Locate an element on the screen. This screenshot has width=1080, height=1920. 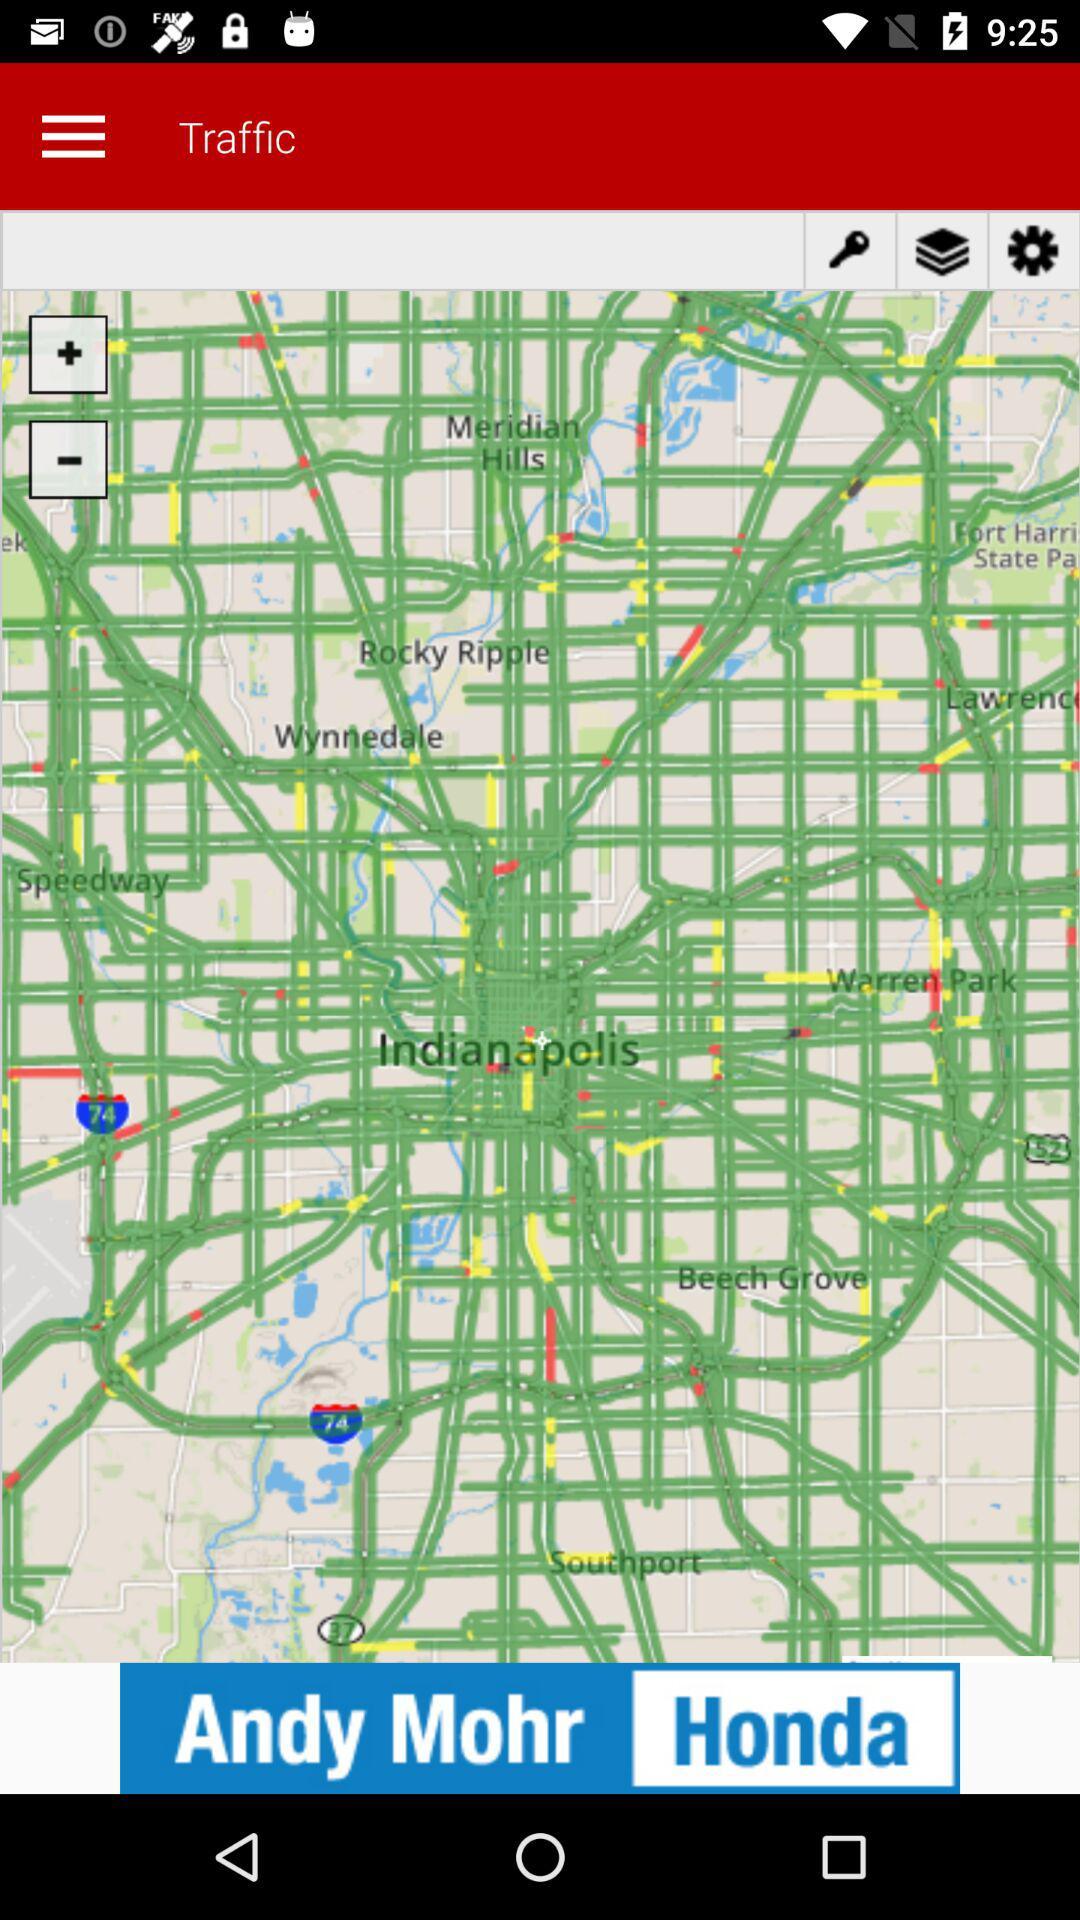
icon at the top left corner is located at coordinates (72, 135).